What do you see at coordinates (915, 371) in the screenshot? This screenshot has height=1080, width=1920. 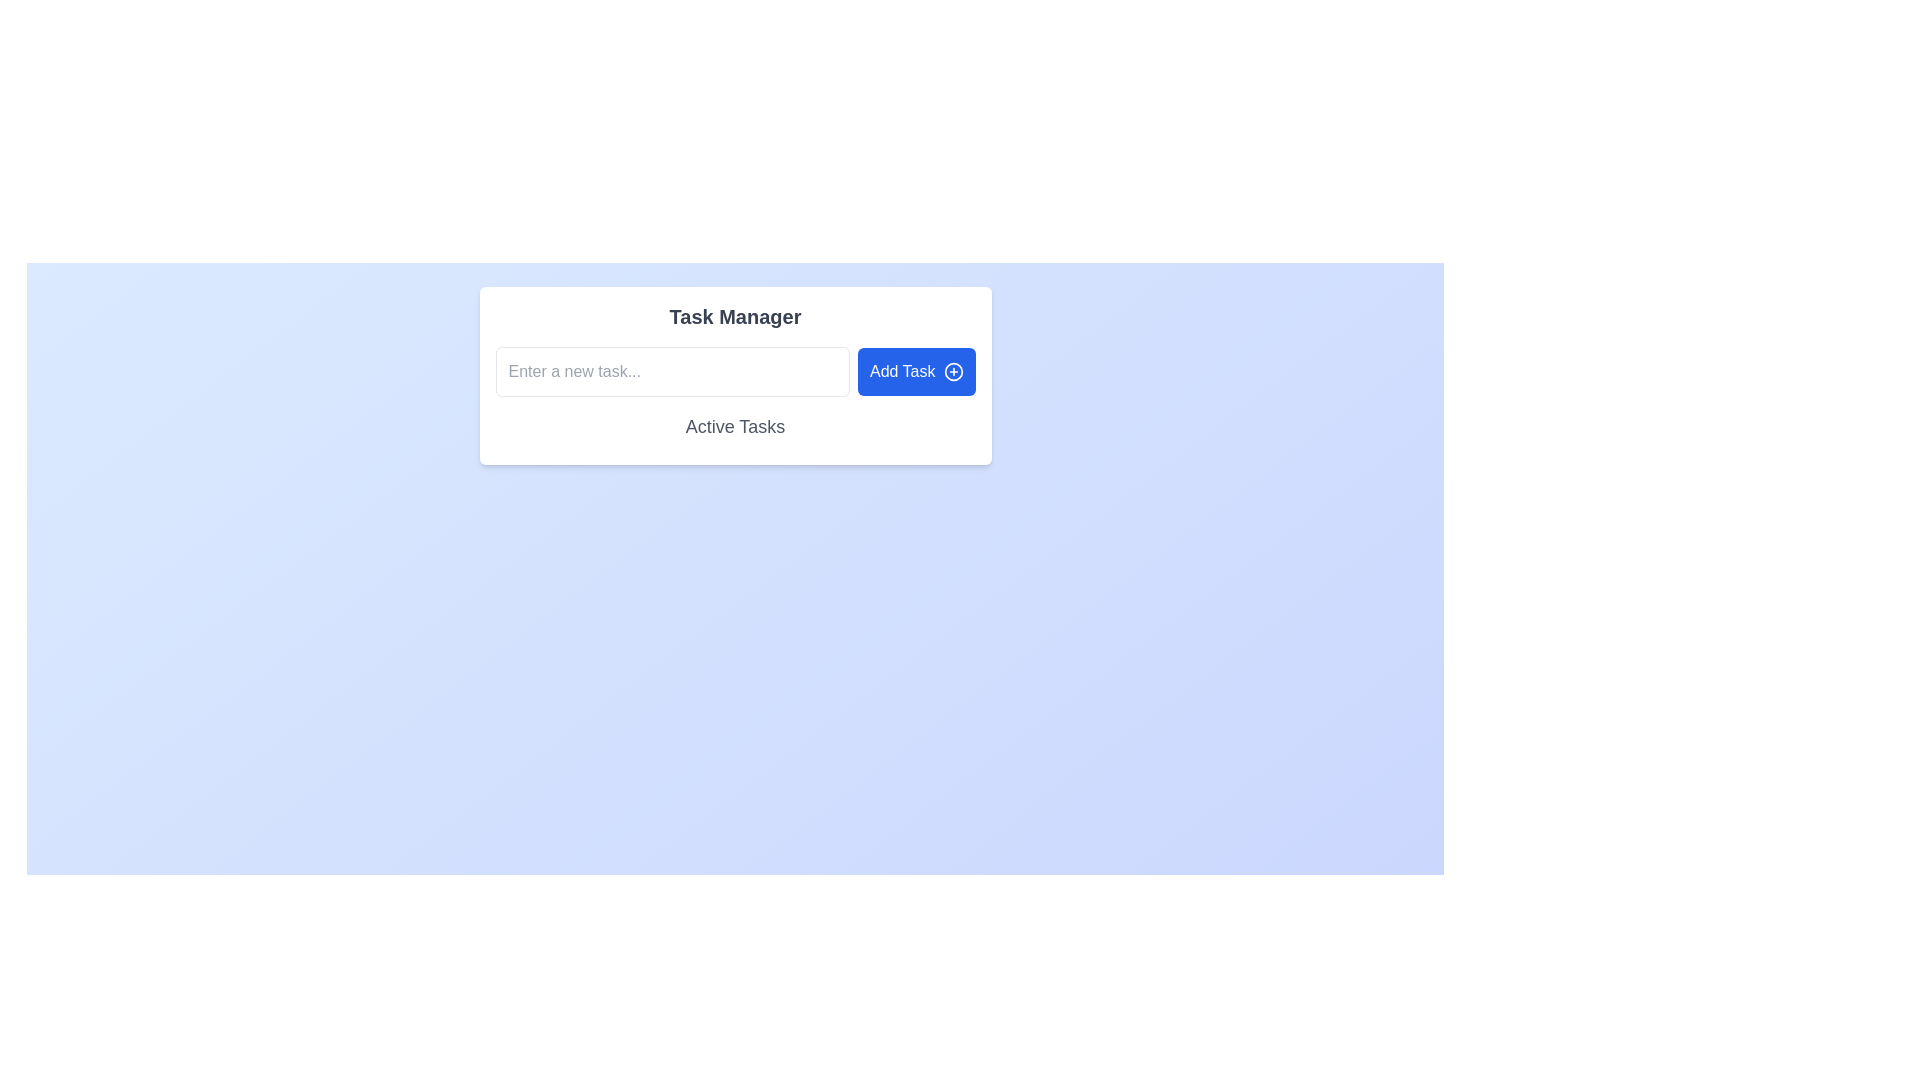 I see `the 'Add Task' button, which is a blue button with rounded corners and white text, prominently styled within the 'Task Manager' interface` at bounding box center [915, 371].